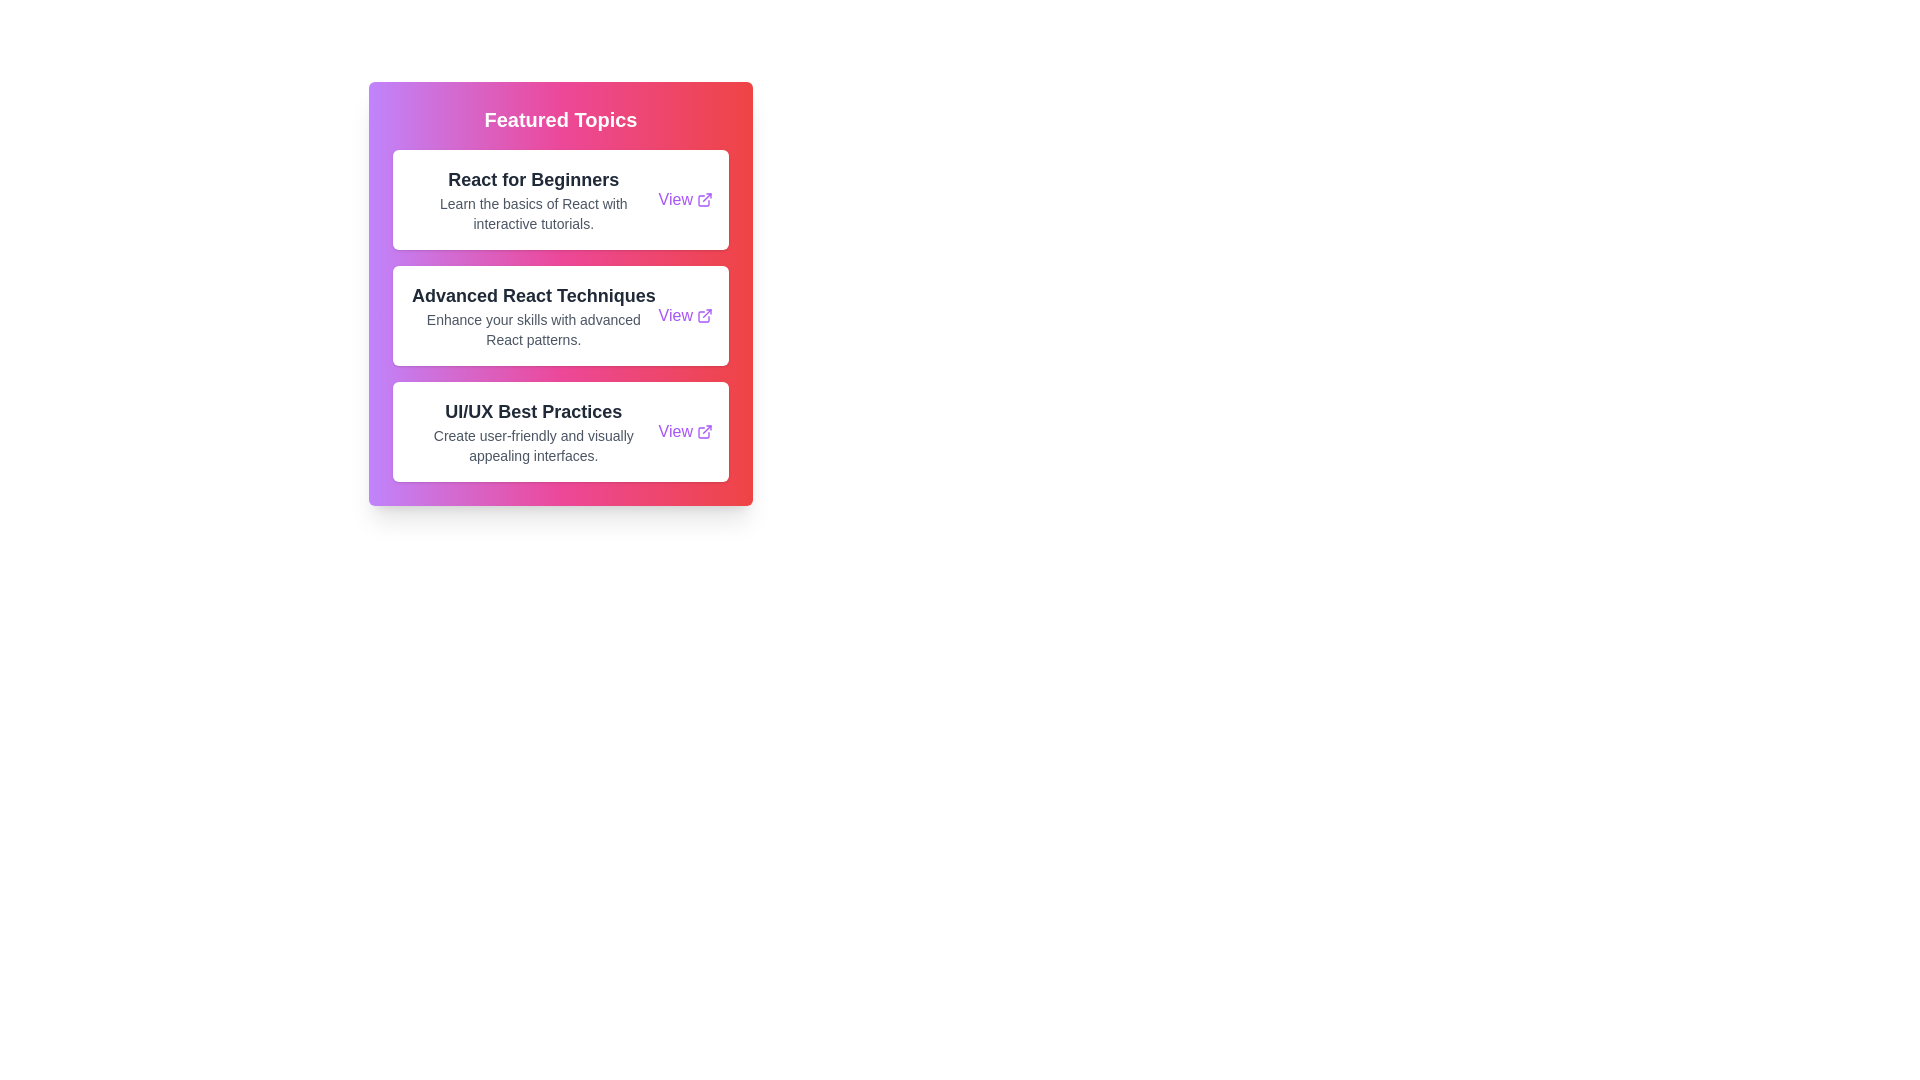 This screenshot has height=1080, width=1920. What do you see at coordinates (705, 315) in the screenshot?
I see `the external link icon located in the second row of the interactive items list, to the right of the 'View' text, to follow the link to 'Advanced React Techniques'` at bounding box center [705, 315].